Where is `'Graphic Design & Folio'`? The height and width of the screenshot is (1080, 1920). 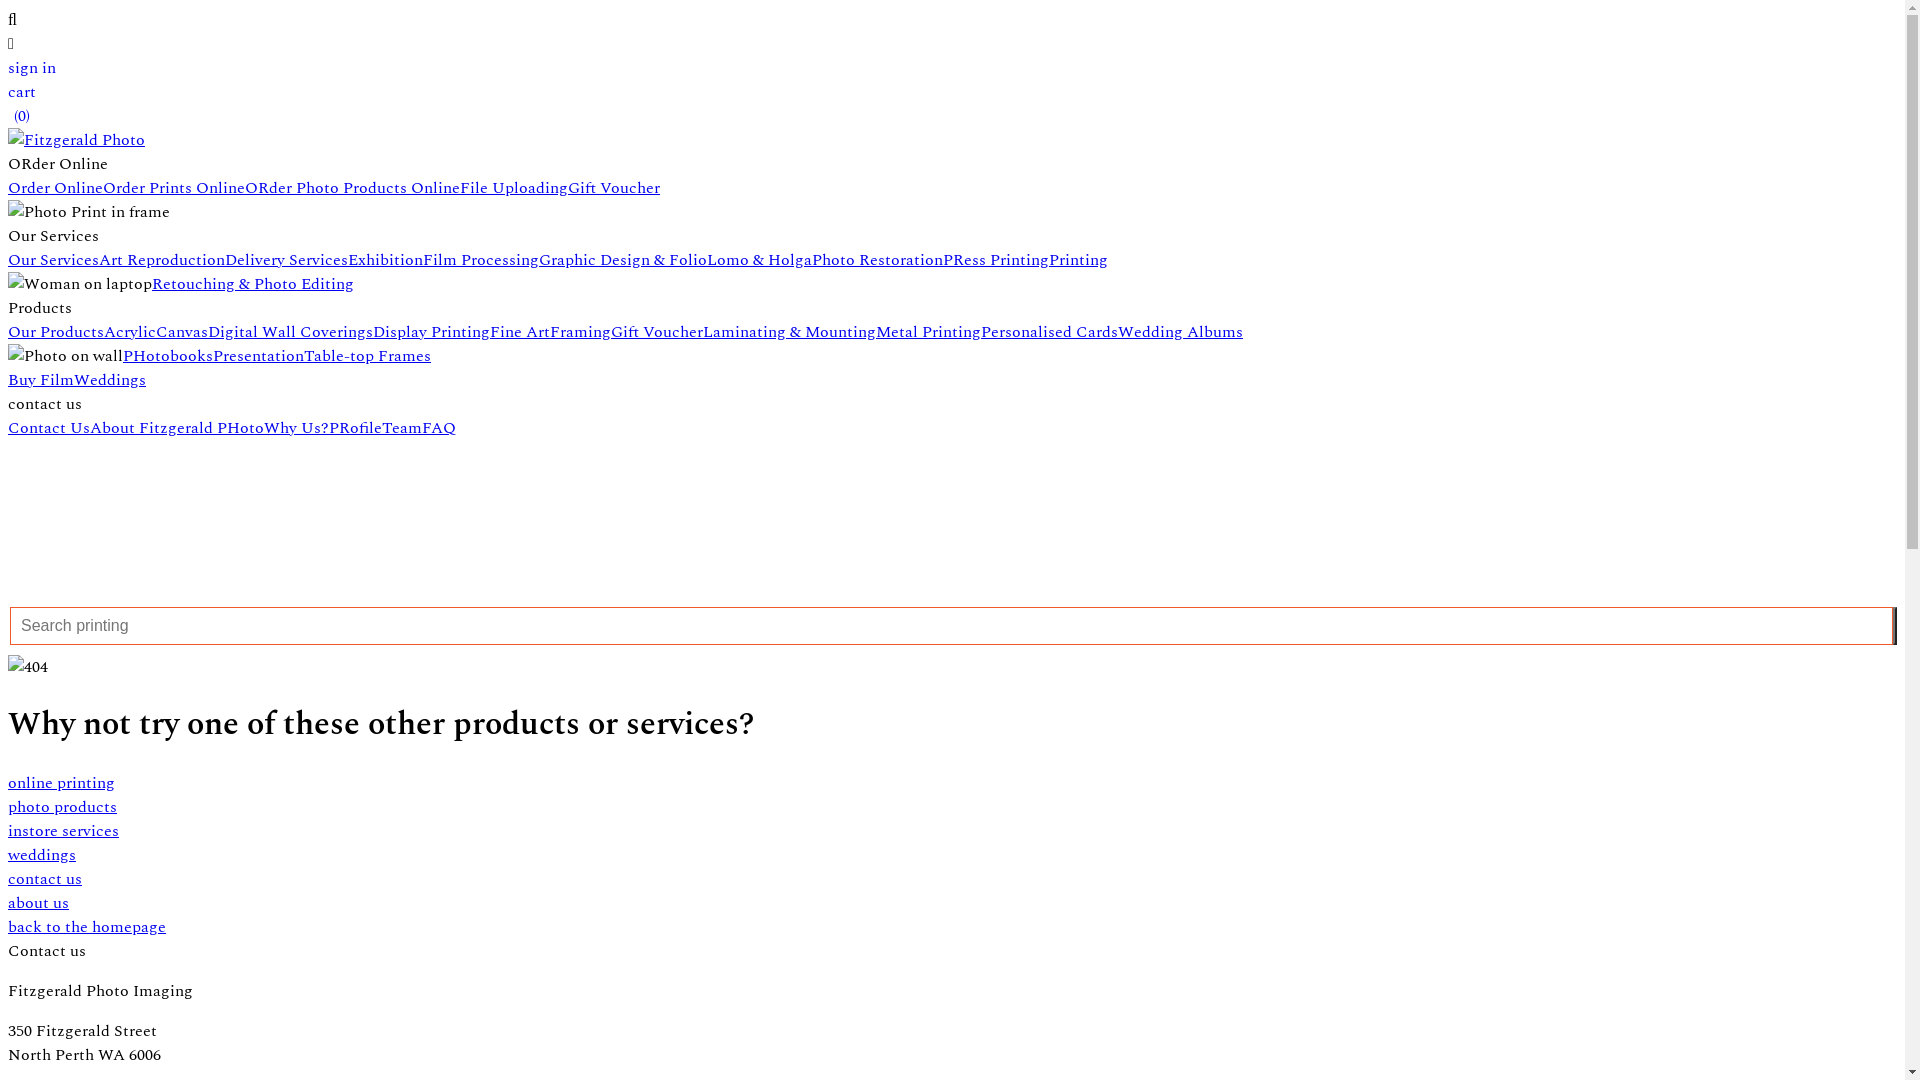 'Graphic Design & Folio' is located at coordinates (622, 258).